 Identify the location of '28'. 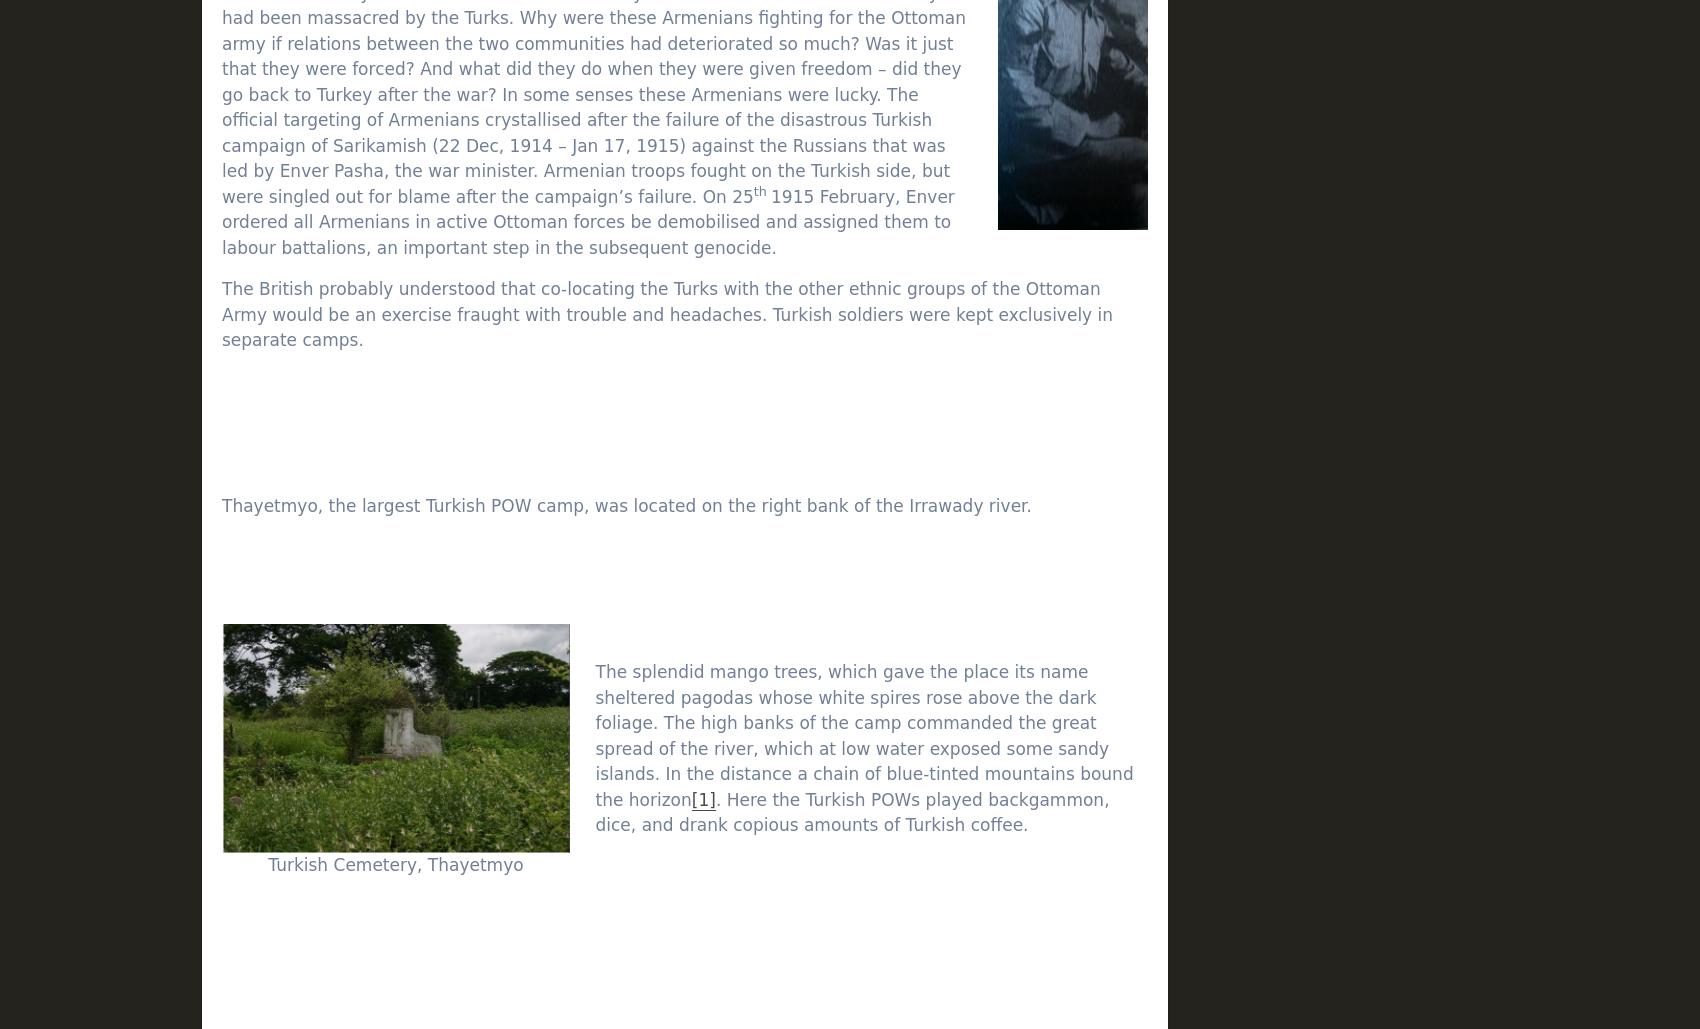
(1284, 846).